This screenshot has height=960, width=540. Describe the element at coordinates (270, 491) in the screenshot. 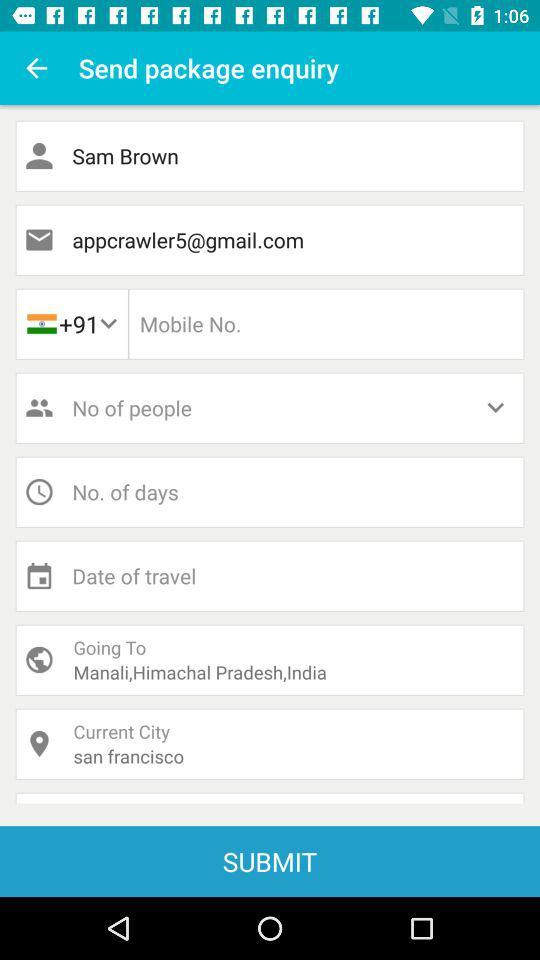

I see `input number of days` at that location.